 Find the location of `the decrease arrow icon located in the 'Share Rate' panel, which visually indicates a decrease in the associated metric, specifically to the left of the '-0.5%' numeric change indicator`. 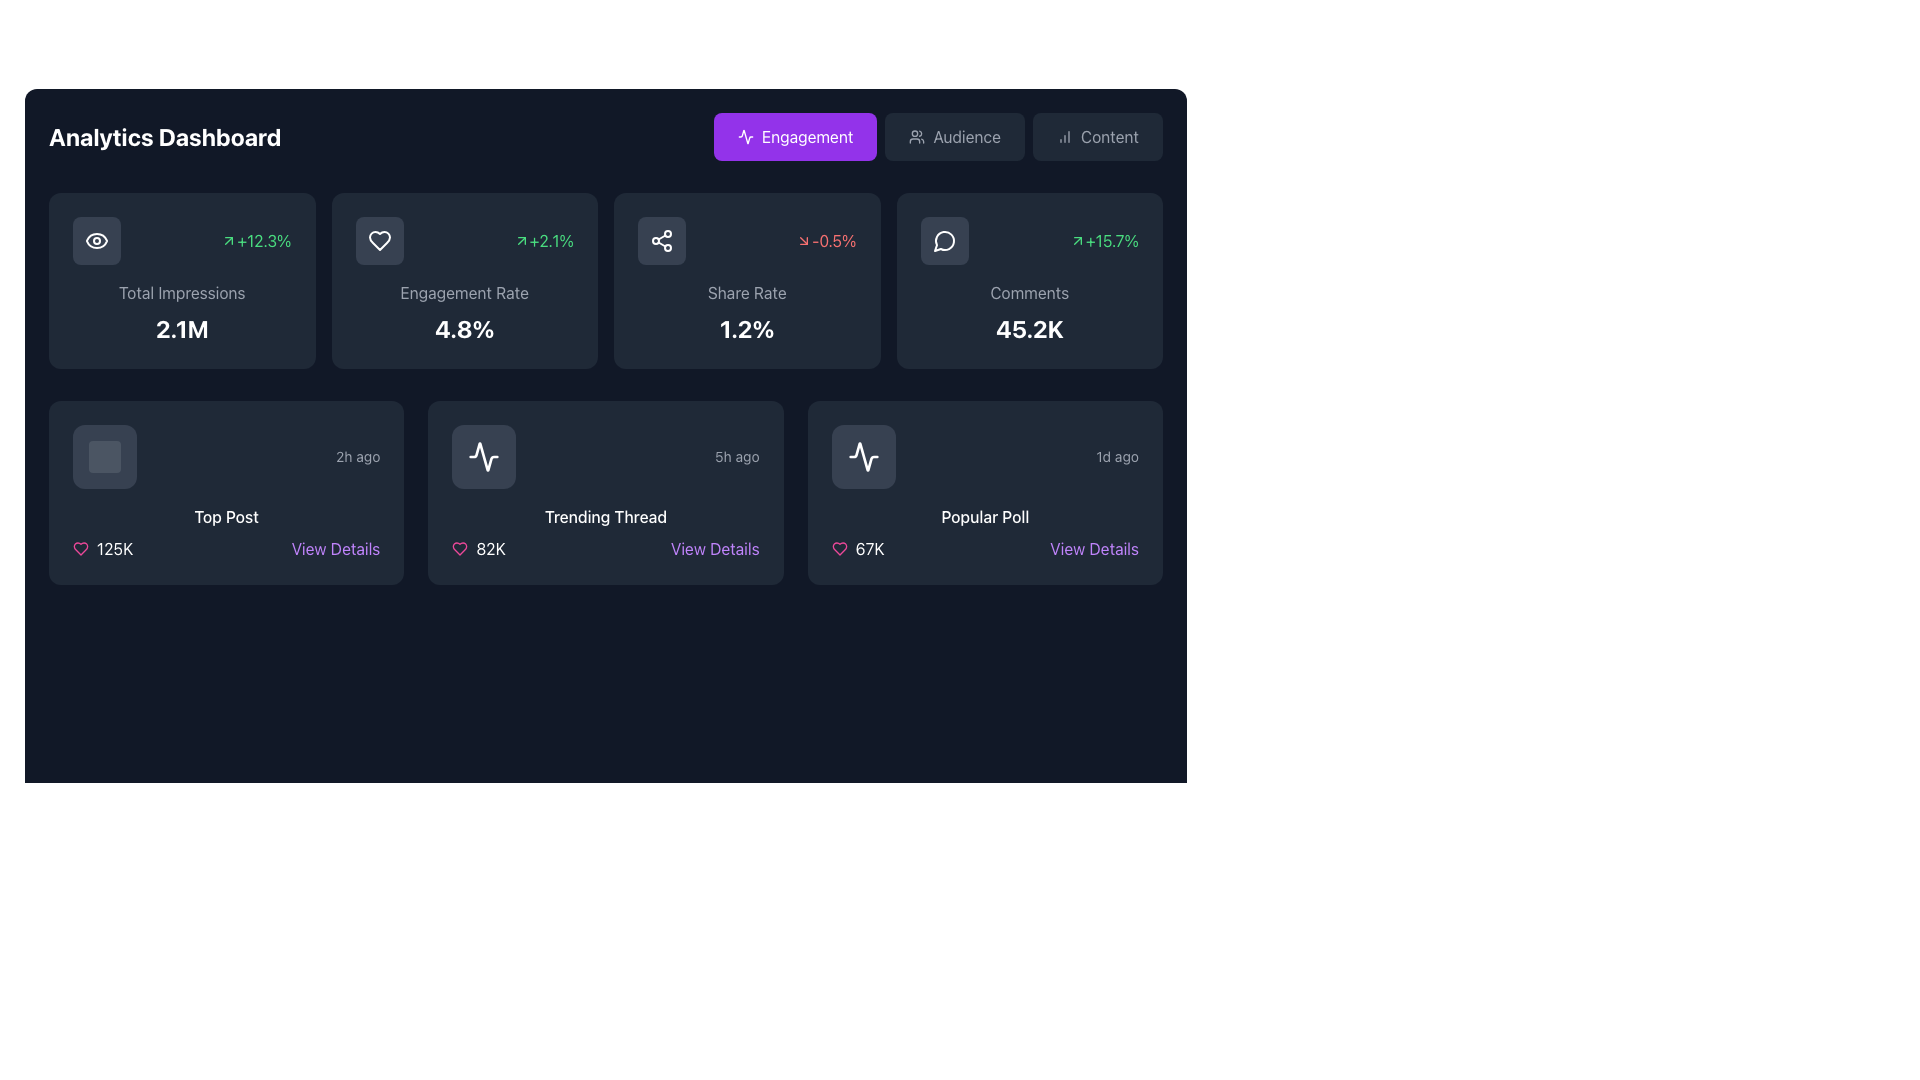

the decrease arrow icon located in the 'Share Rate' panel, which visually indicates a decrease in the associated metric, specifically to the left of the '-0.5%' numeric change indicator is located at coordinates (804, 239).